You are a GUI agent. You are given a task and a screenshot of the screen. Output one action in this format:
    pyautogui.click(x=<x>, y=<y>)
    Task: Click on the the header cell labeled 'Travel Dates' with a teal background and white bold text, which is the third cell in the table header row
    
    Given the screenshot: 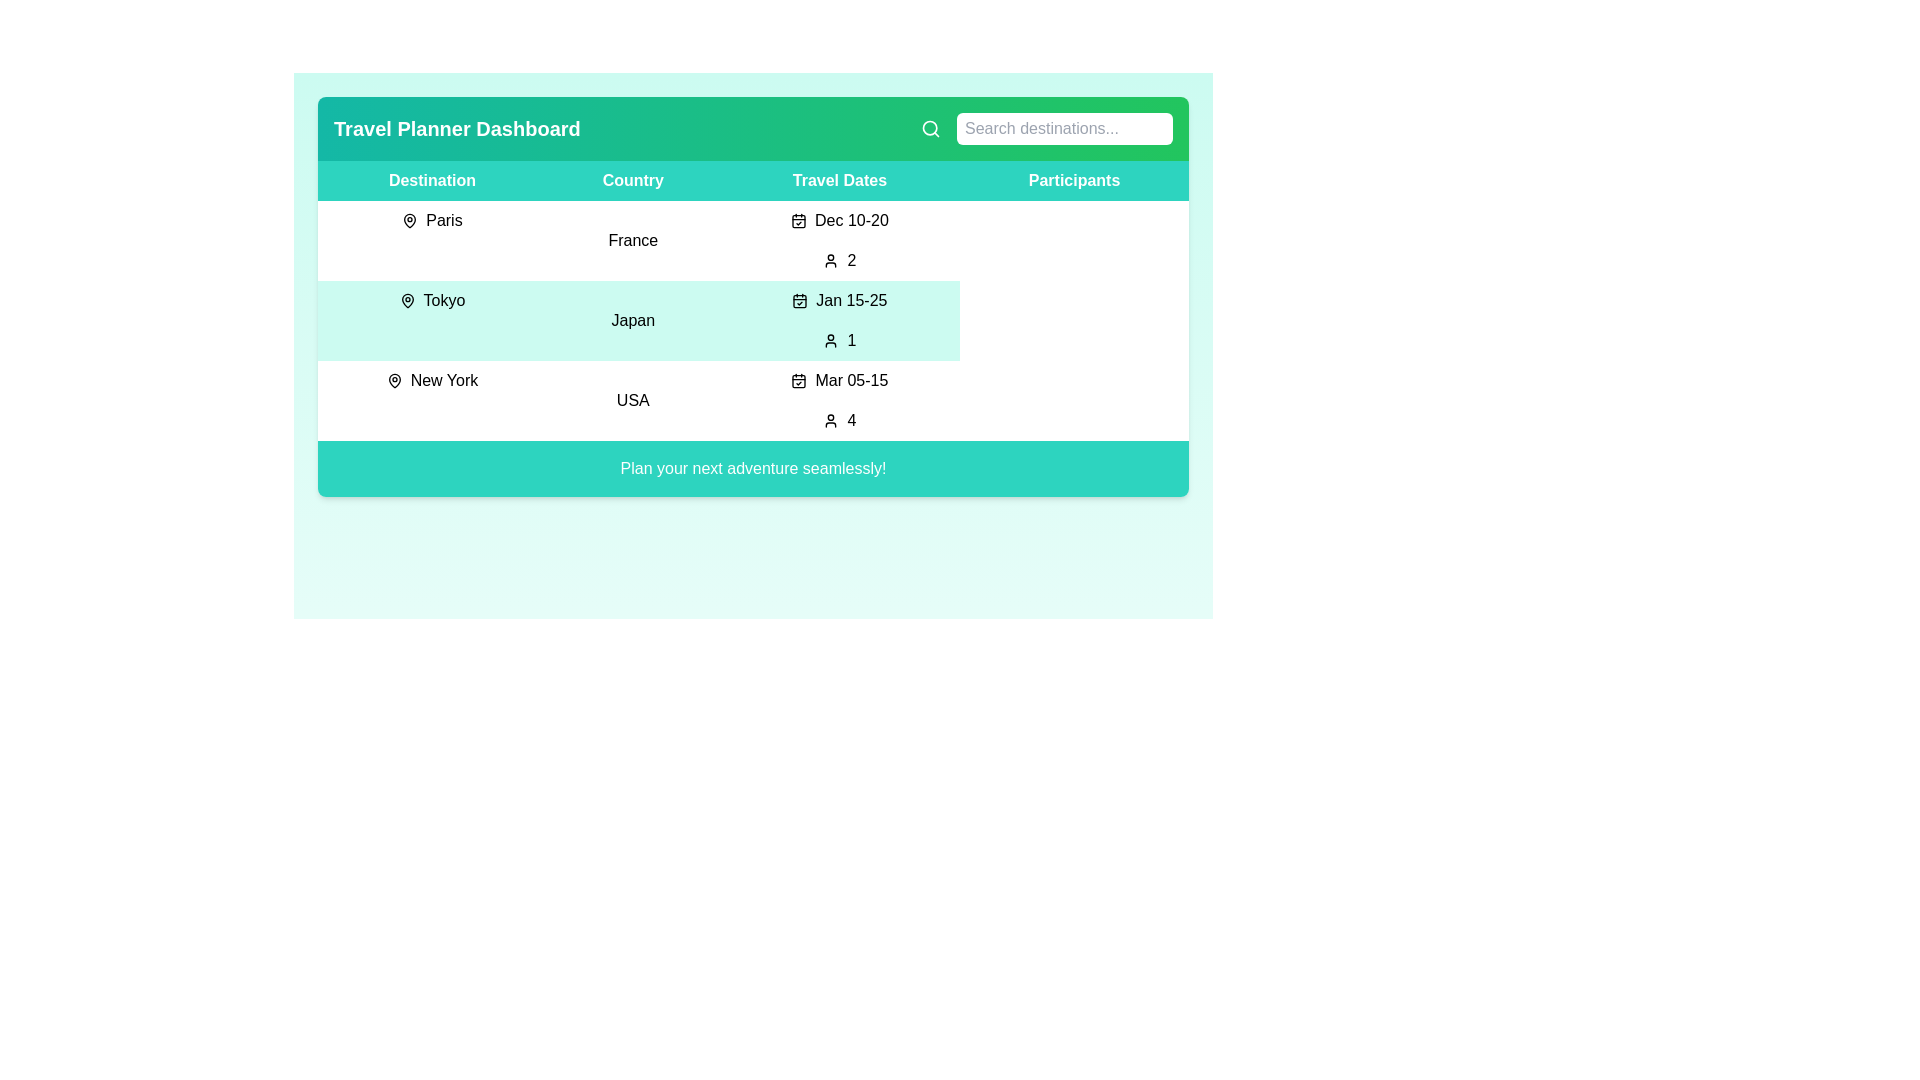 What is the action you would take?
    pyautogui.click(x=840, y=181)
    